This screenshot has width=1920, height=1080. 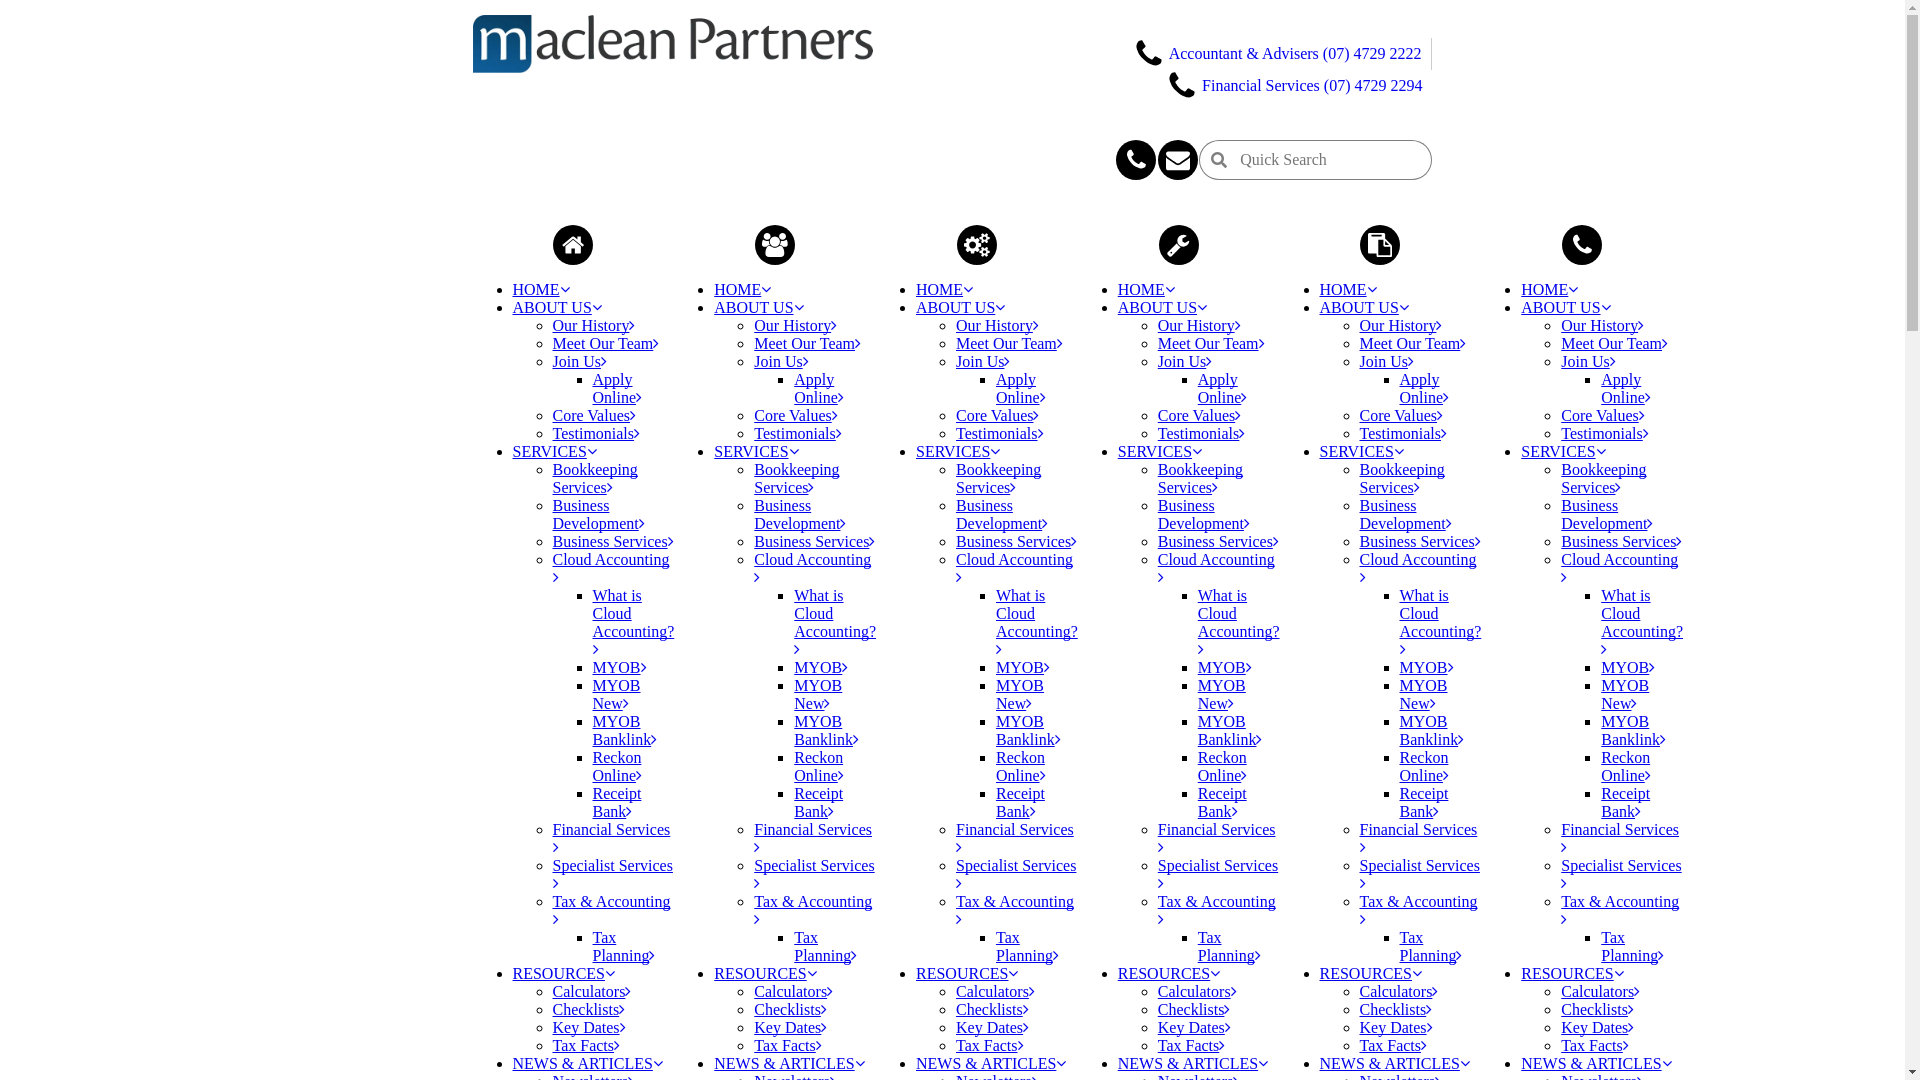 I want to click on 'Bookkeeping Services', so click(x=1200, y=478).